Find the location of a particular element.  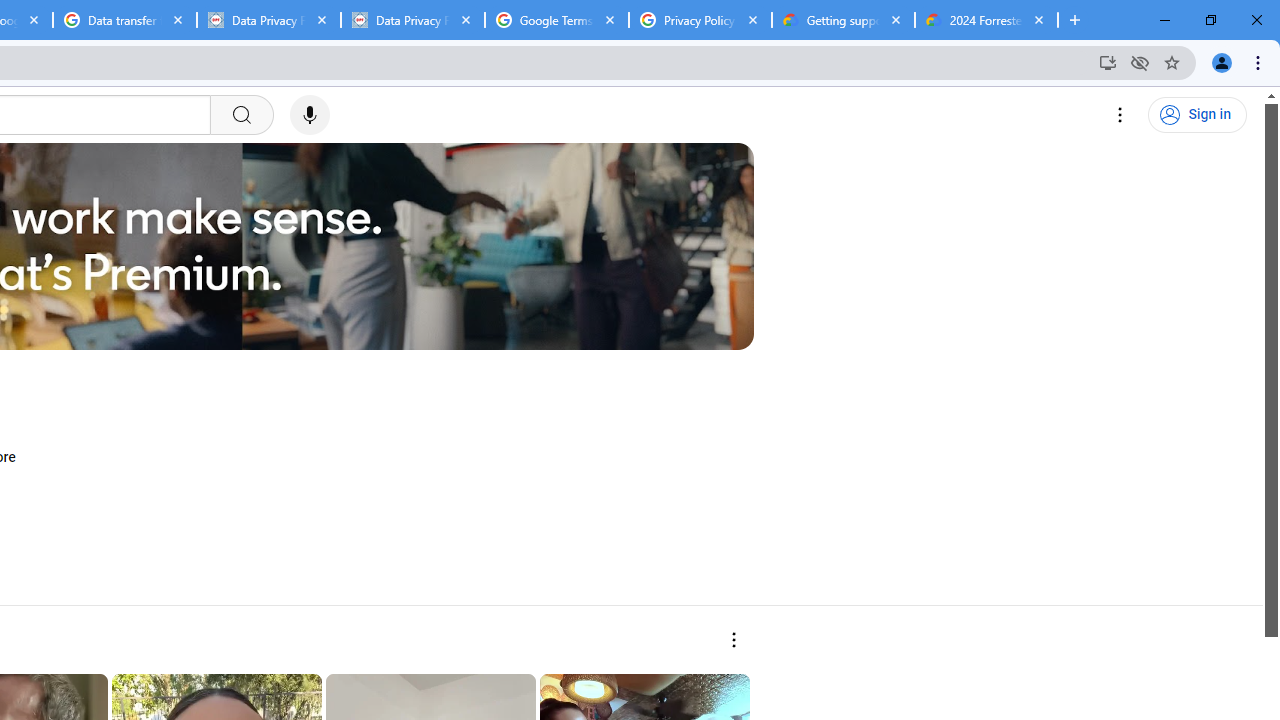

'You' is located at coordinates (1220, 61).